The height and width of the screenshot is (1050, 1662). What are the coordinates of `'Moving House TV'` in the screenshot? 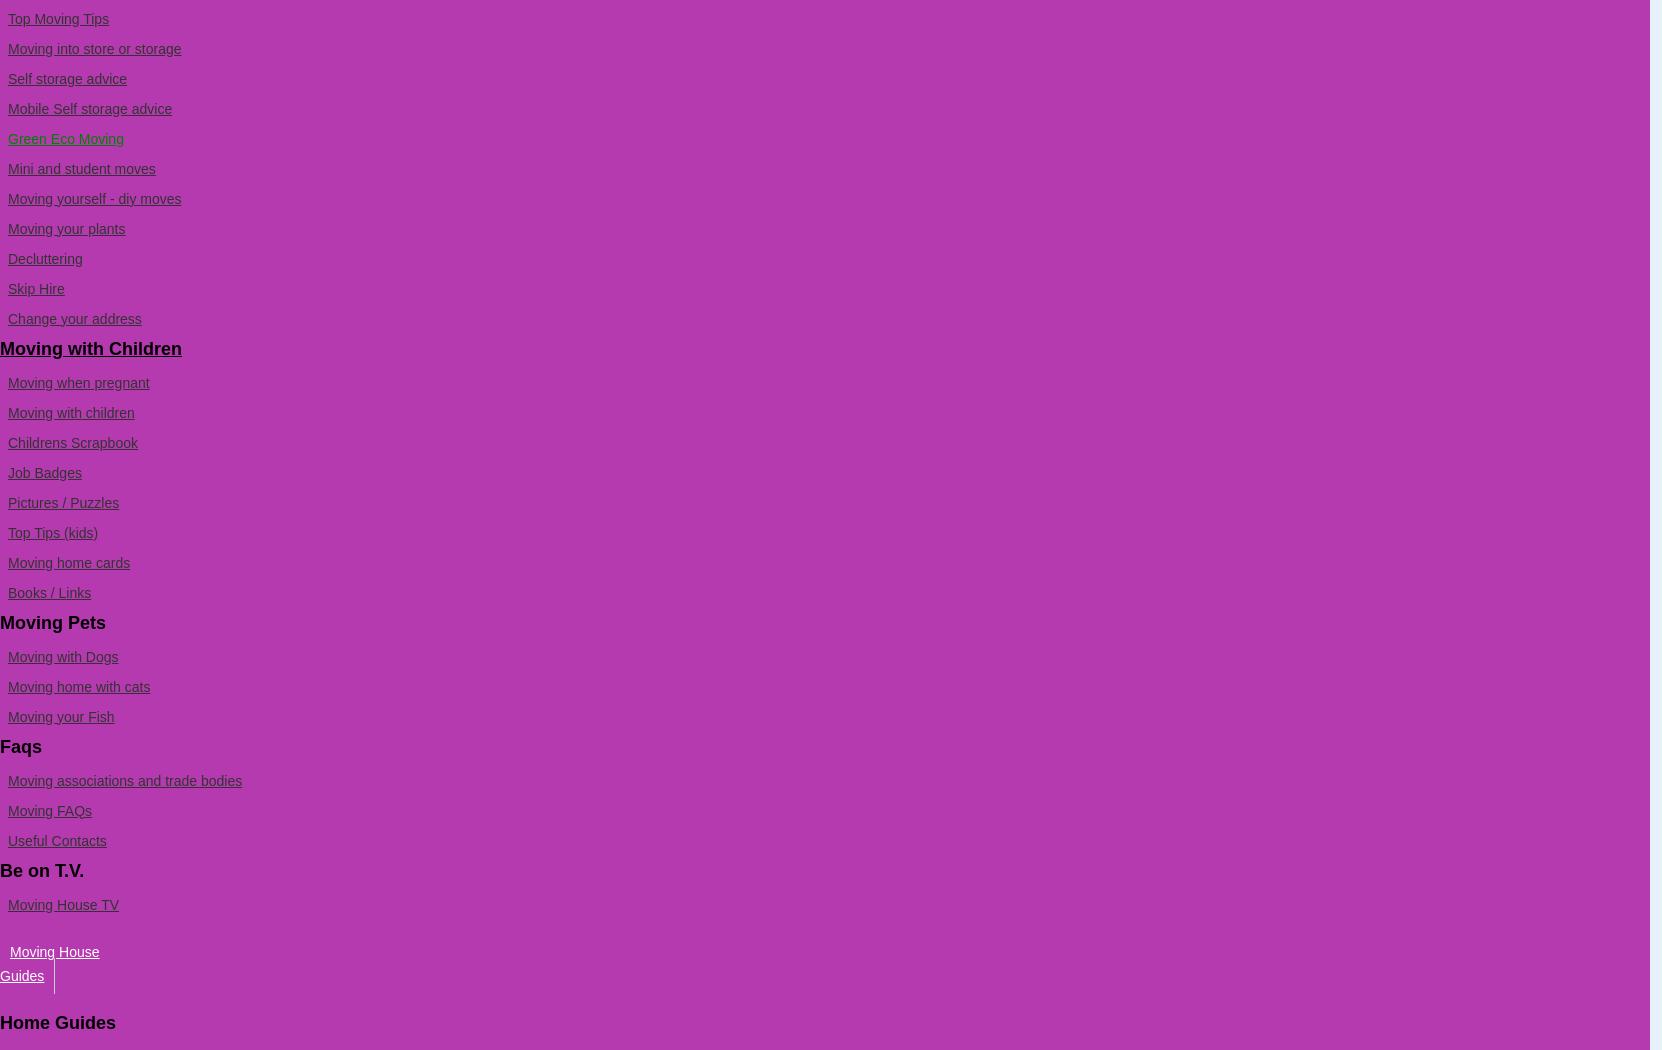 It's located at (62, 904).